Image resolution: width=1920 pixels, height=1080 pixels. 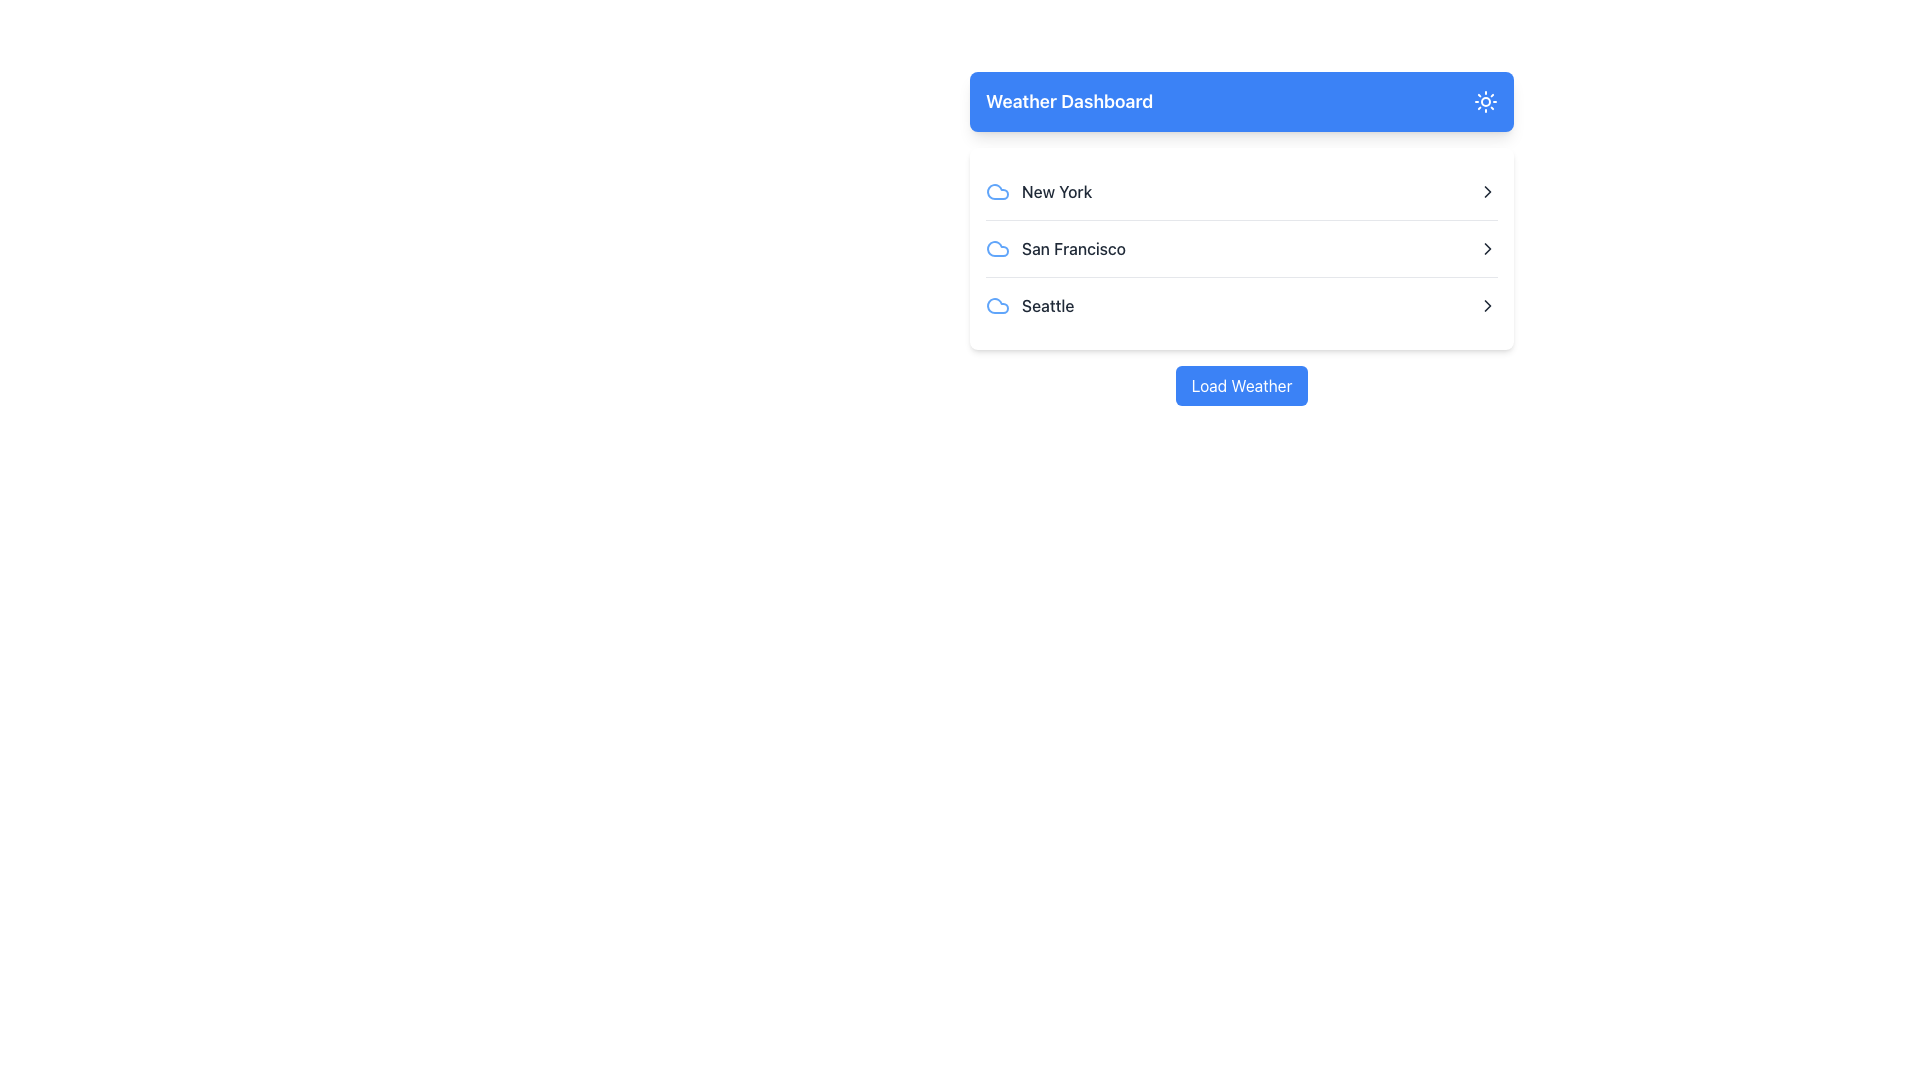 What do you see at coordinates (1241, 385) in the screenshot?
I see `the 'Load Weather' button, which is a rounded rectangular button with a blue background and white text, located below the 'Weather Dashboard' panel and centered horizontally` at bounding box center [1241, 385].